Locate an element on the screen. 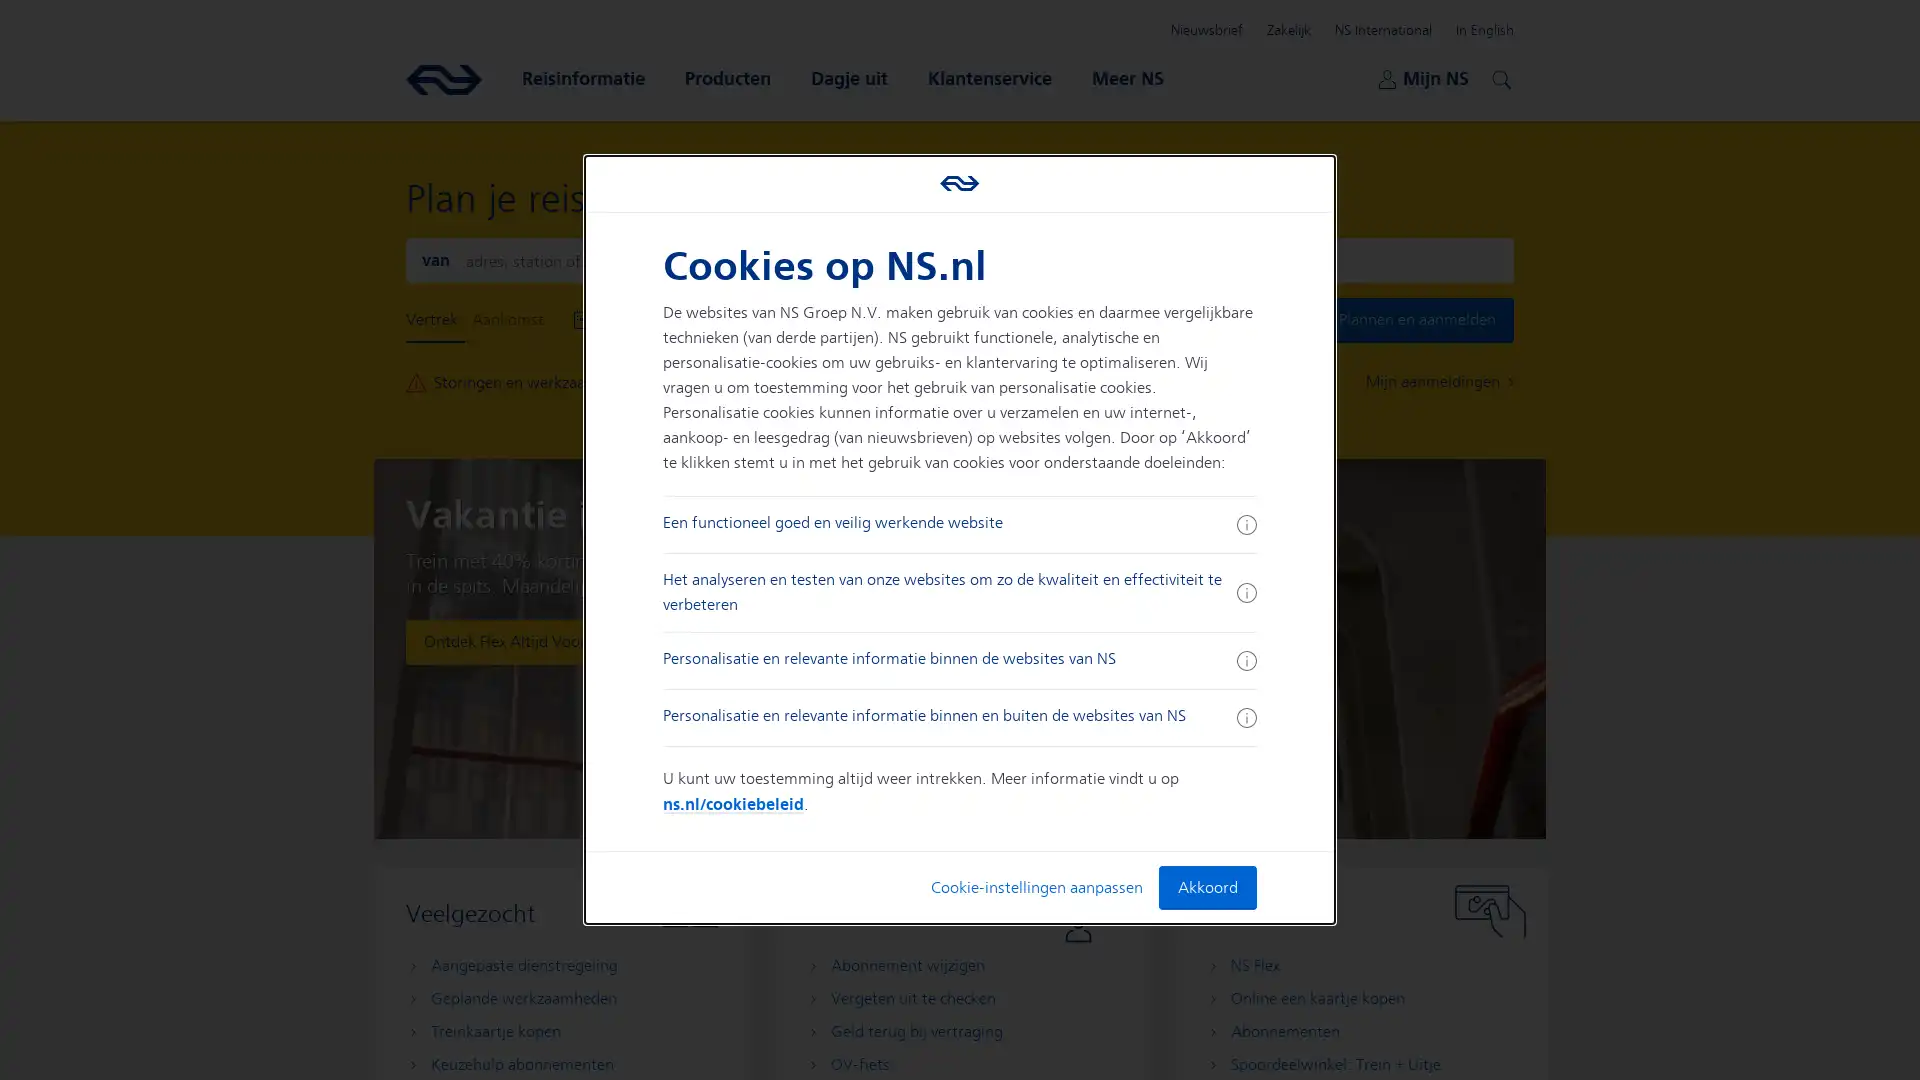 The image size is (1920, 1080). Meer informatie ingeklapt is located at coordinates (1245, 716).